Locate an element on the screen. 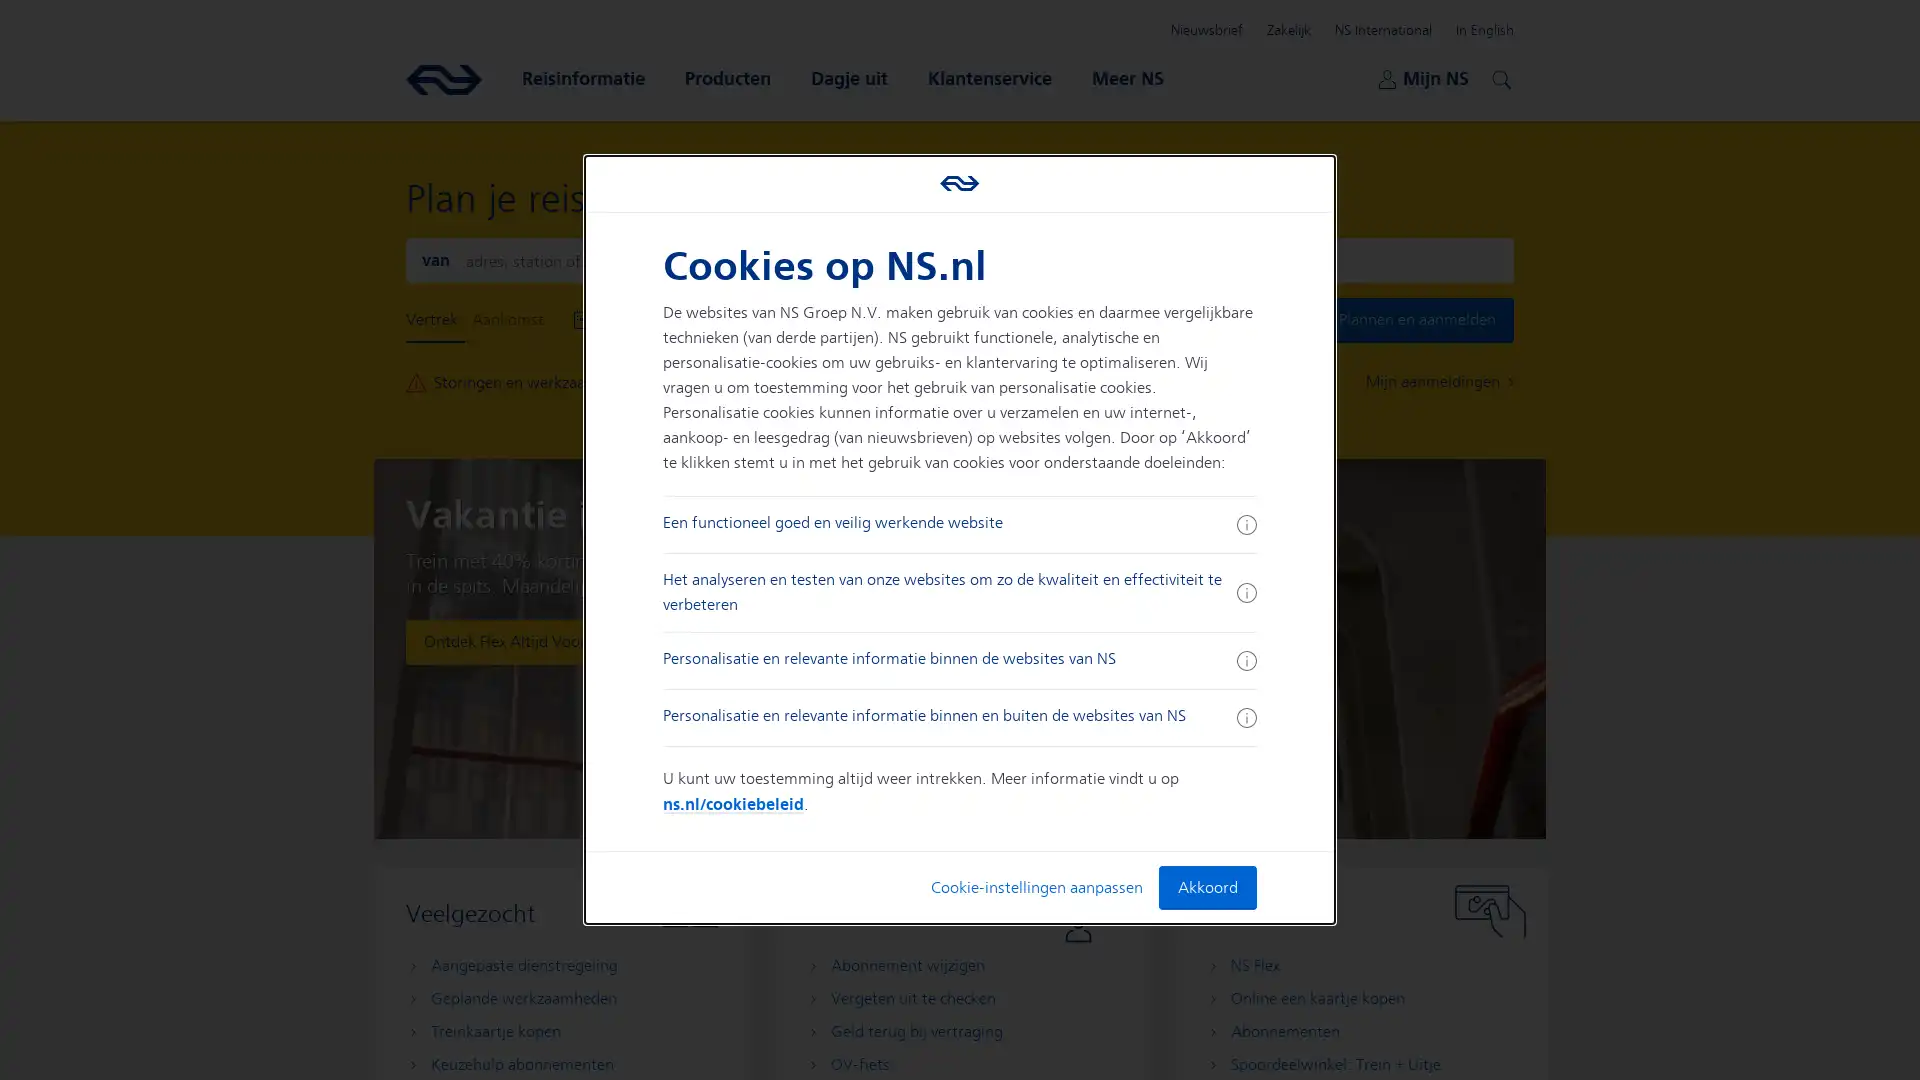 The image size is (1920, 1080). Meer informatie ingeklapt is located at coordinates (1245, 716).